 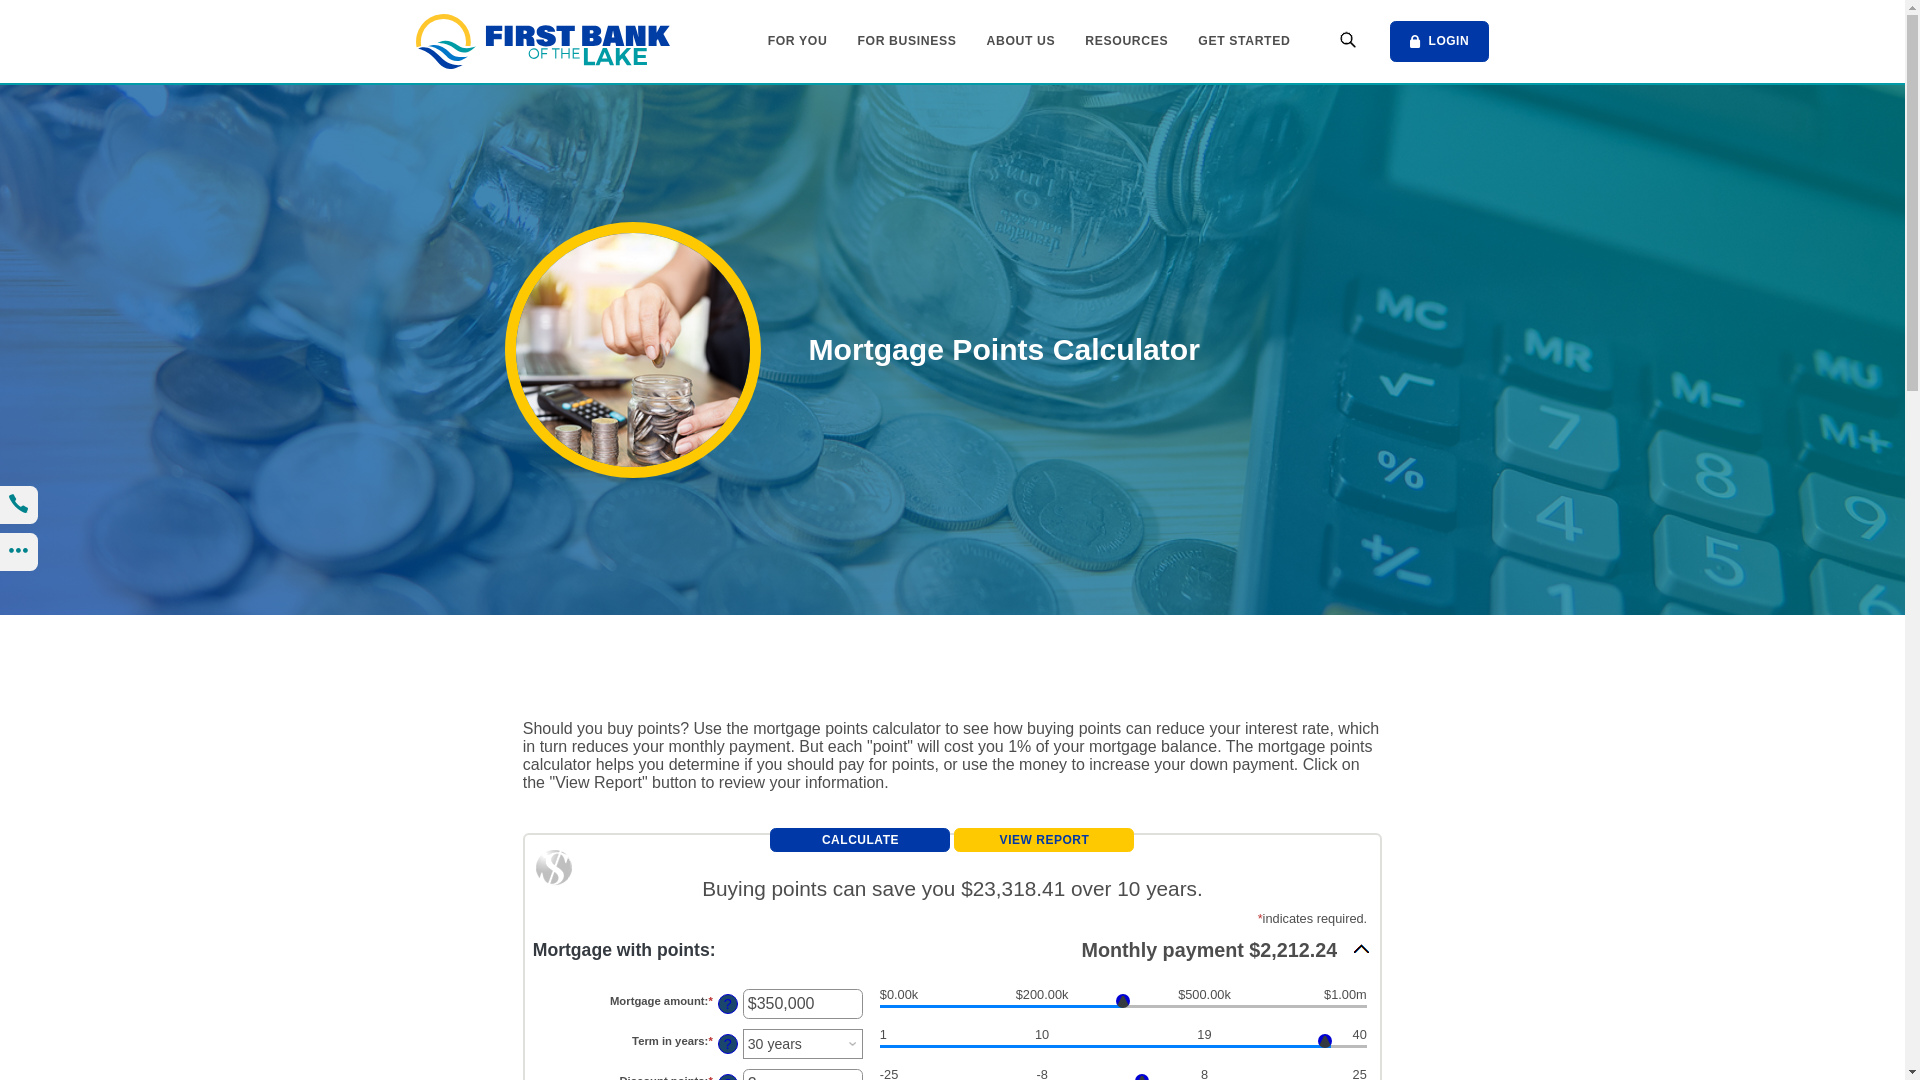 I want to click on 'Open Search', so click(x=1334, y=41).